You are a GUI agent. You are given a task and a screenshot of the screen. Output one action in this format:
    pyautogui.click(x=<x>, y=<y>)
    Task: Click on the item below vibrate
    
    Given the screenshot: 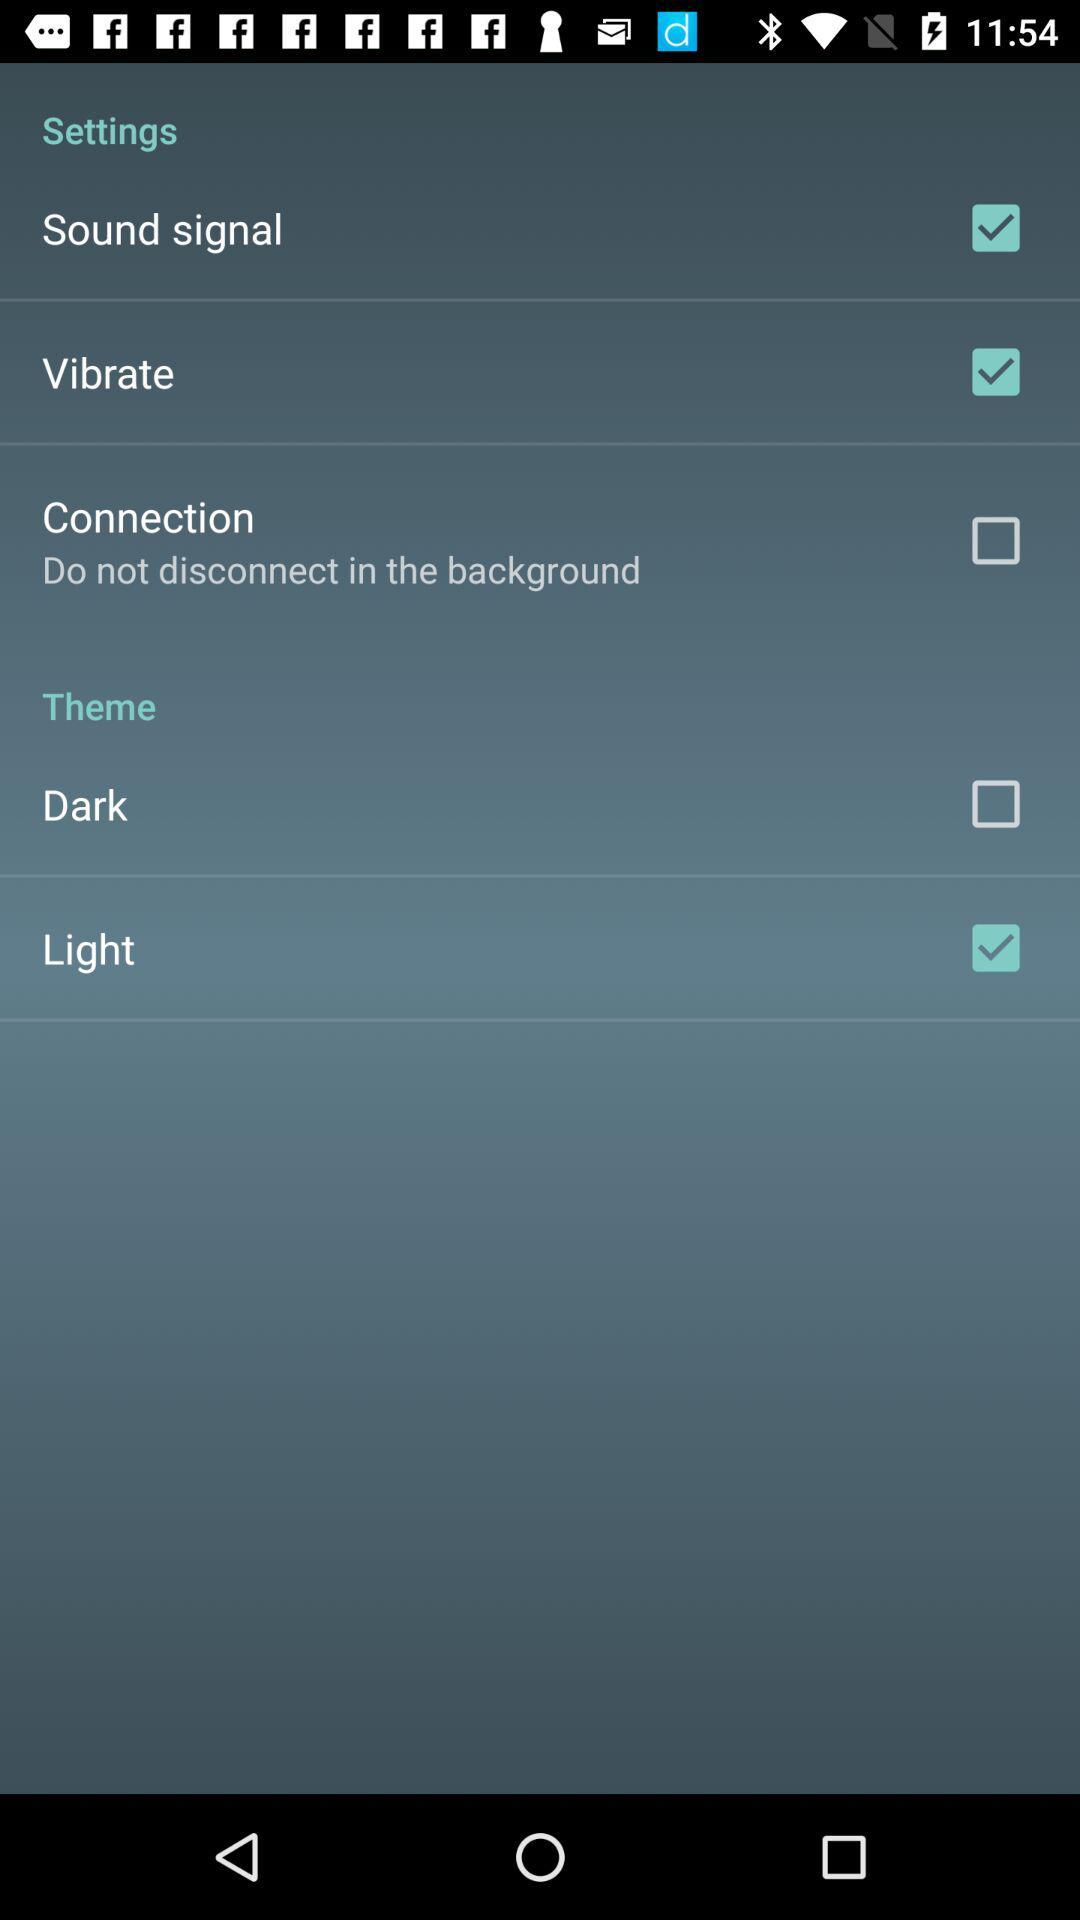 What is the action you would take?
    pyautogui.click(x=147, y=515)
    